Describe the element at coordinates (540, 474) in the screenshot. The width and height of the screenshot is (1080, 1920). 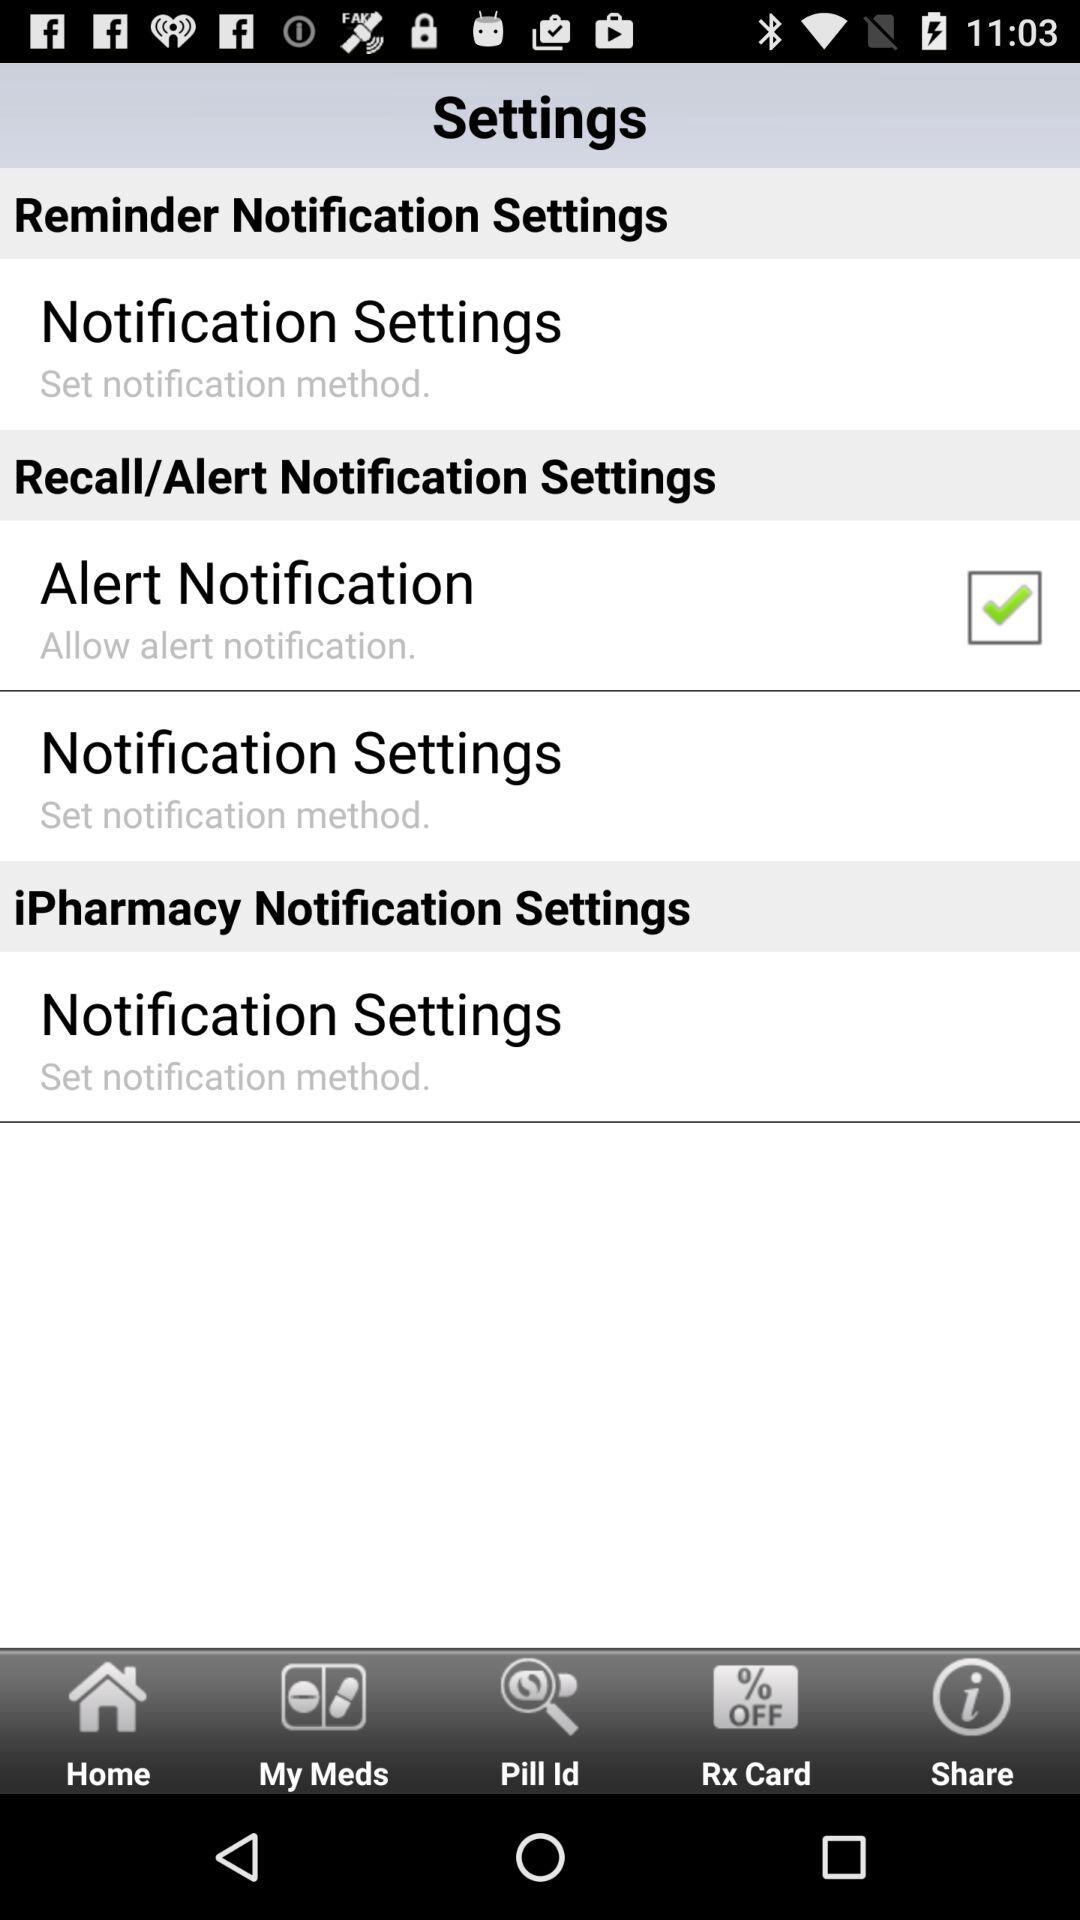
I see `item above alert notification icon` at that location.